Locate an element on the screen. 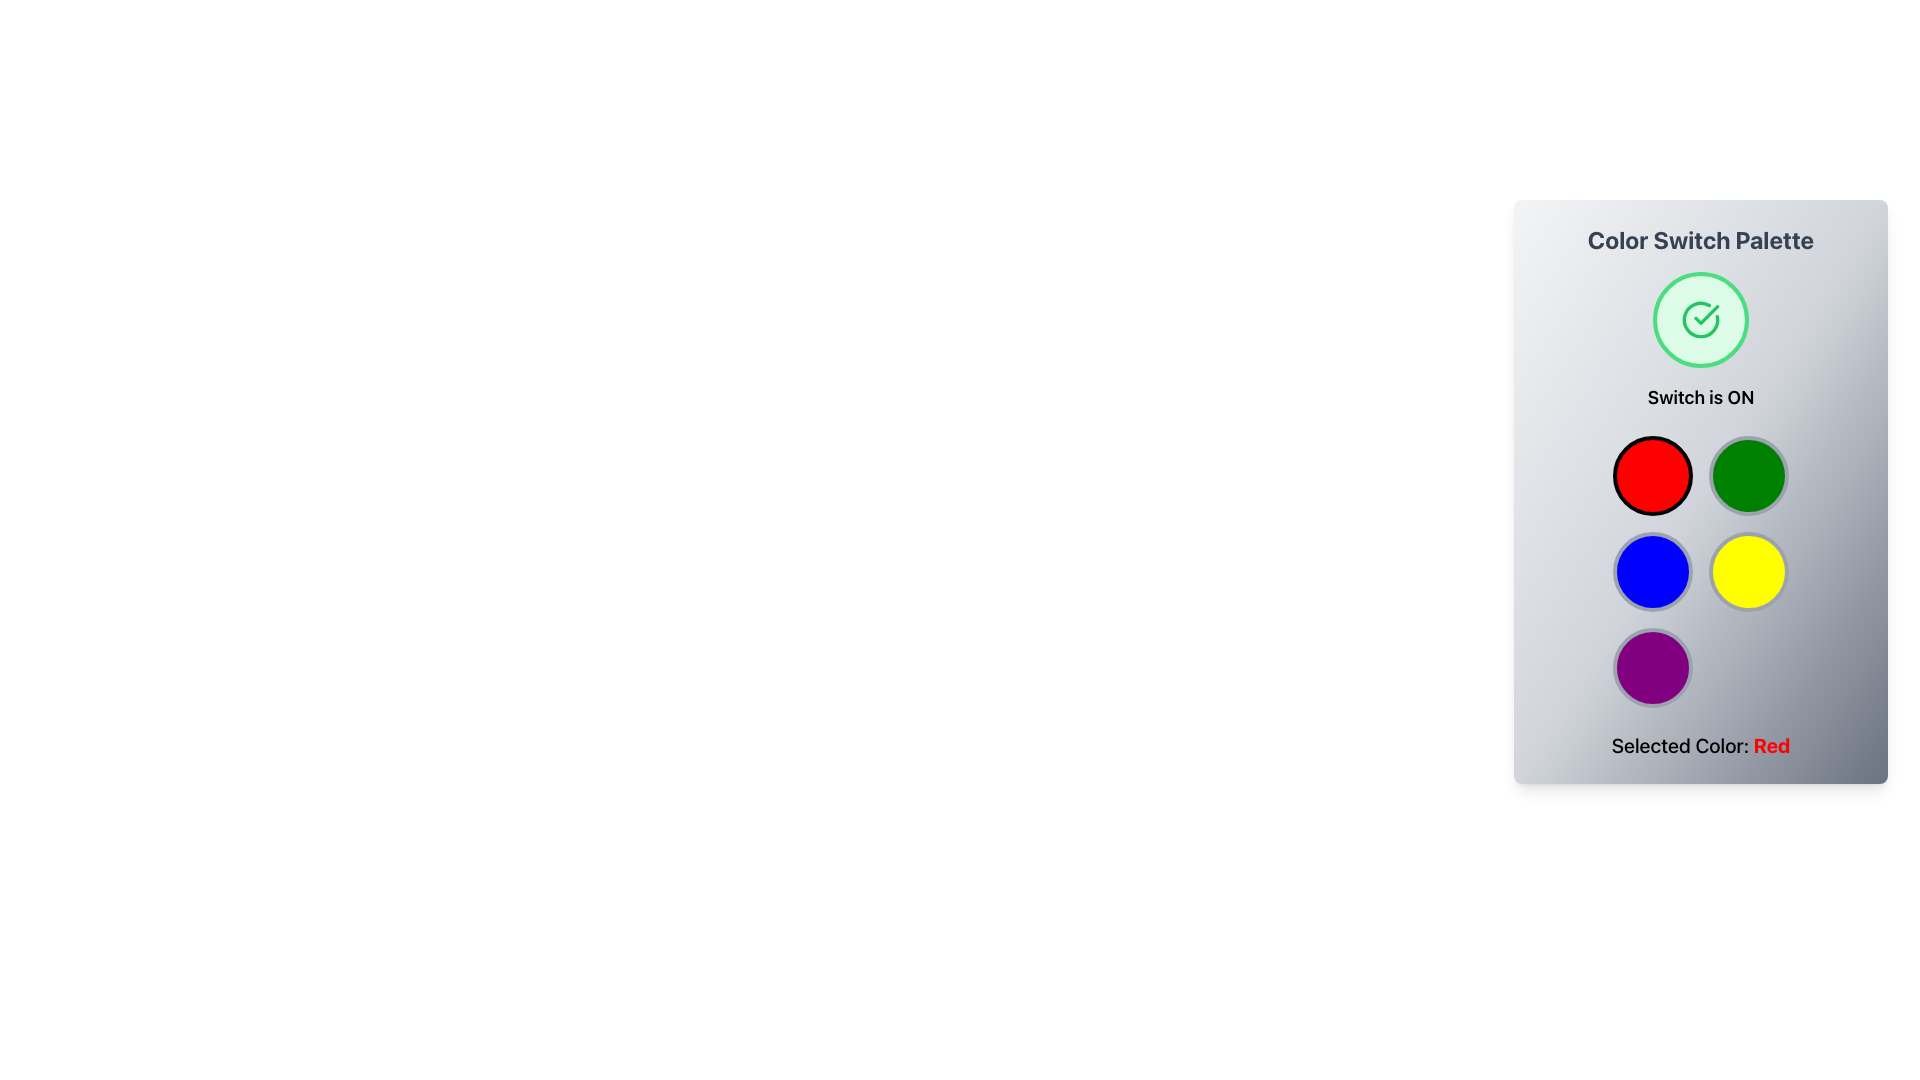 Image resolution: width=1920 pixels, height=1080 pixels. the circular icon indicator located at the top right of the white card-like area is located at coordinates (1699, 319).